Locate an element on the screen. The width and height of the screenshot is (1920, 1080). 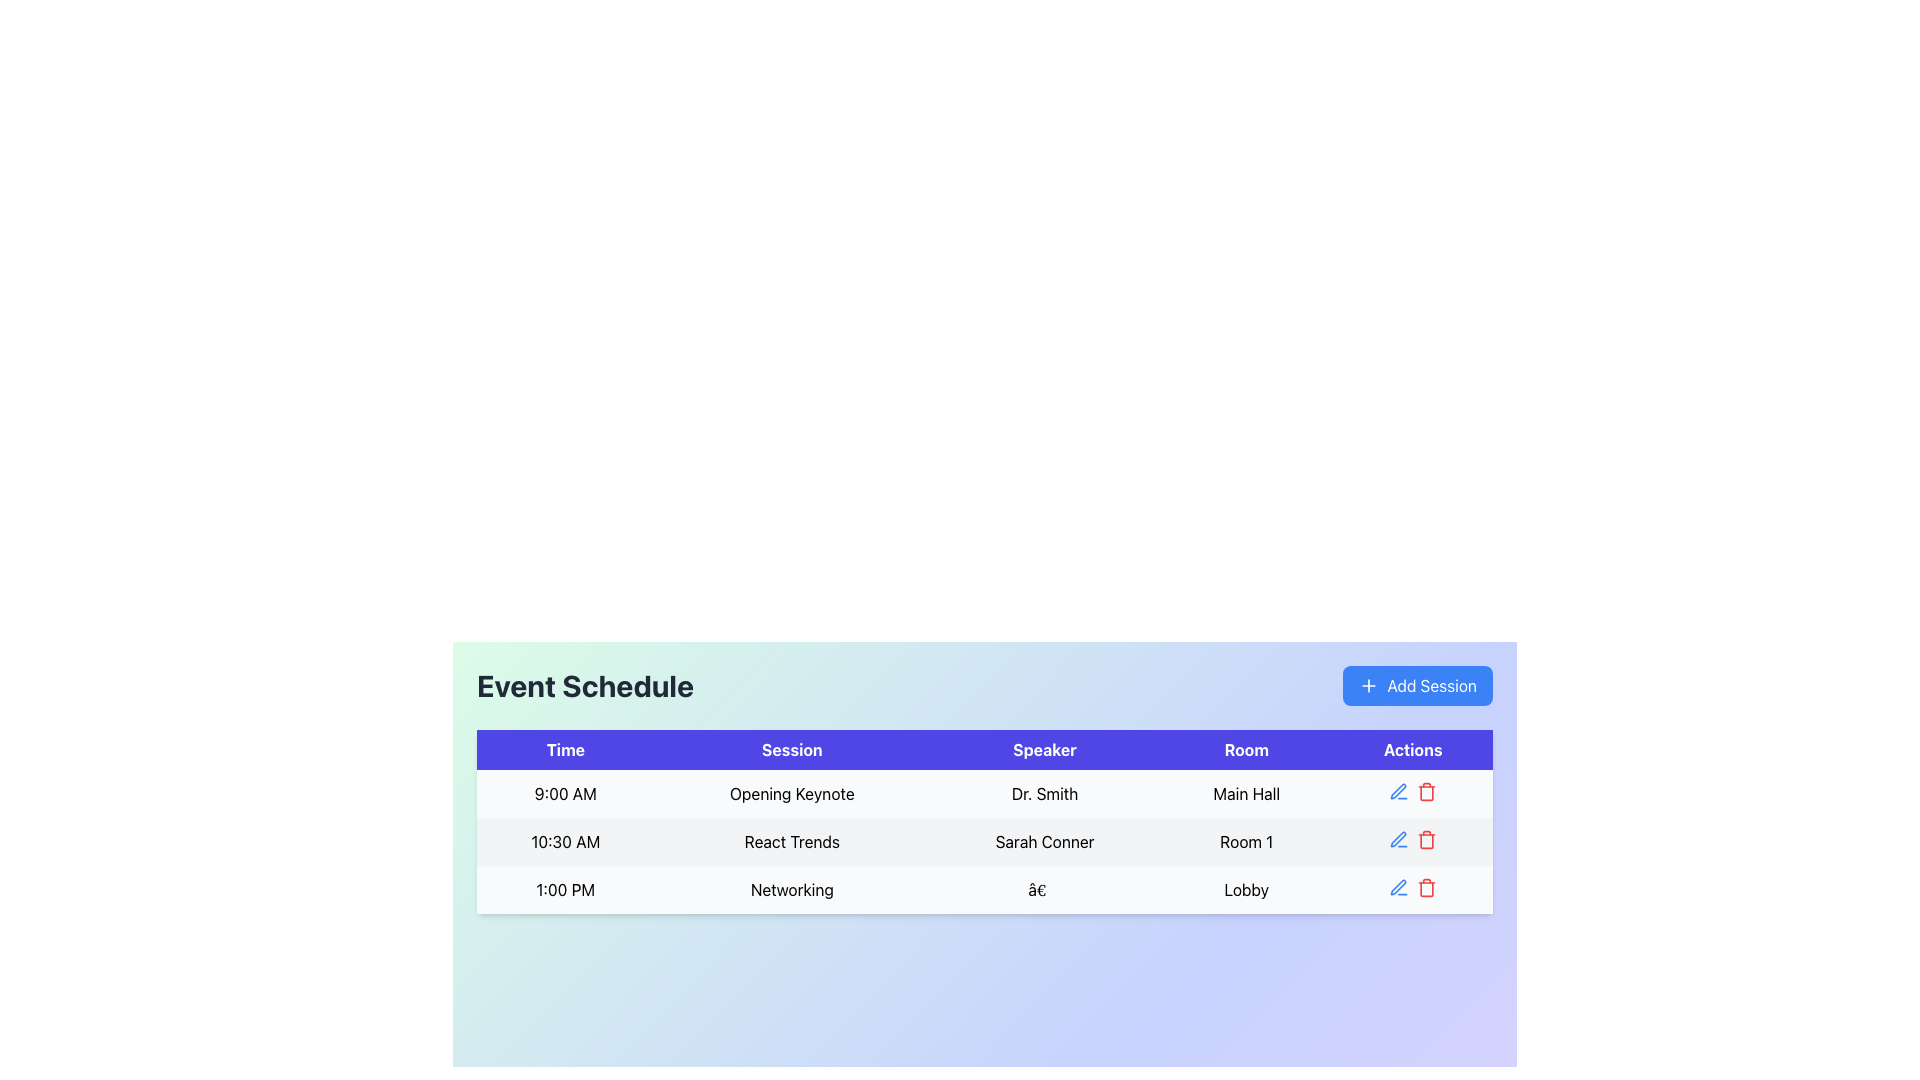
the static text element that serves as the column header for time-related data, located on the far-left side of the header row containing five buttons is located at coordinates (564, 749).